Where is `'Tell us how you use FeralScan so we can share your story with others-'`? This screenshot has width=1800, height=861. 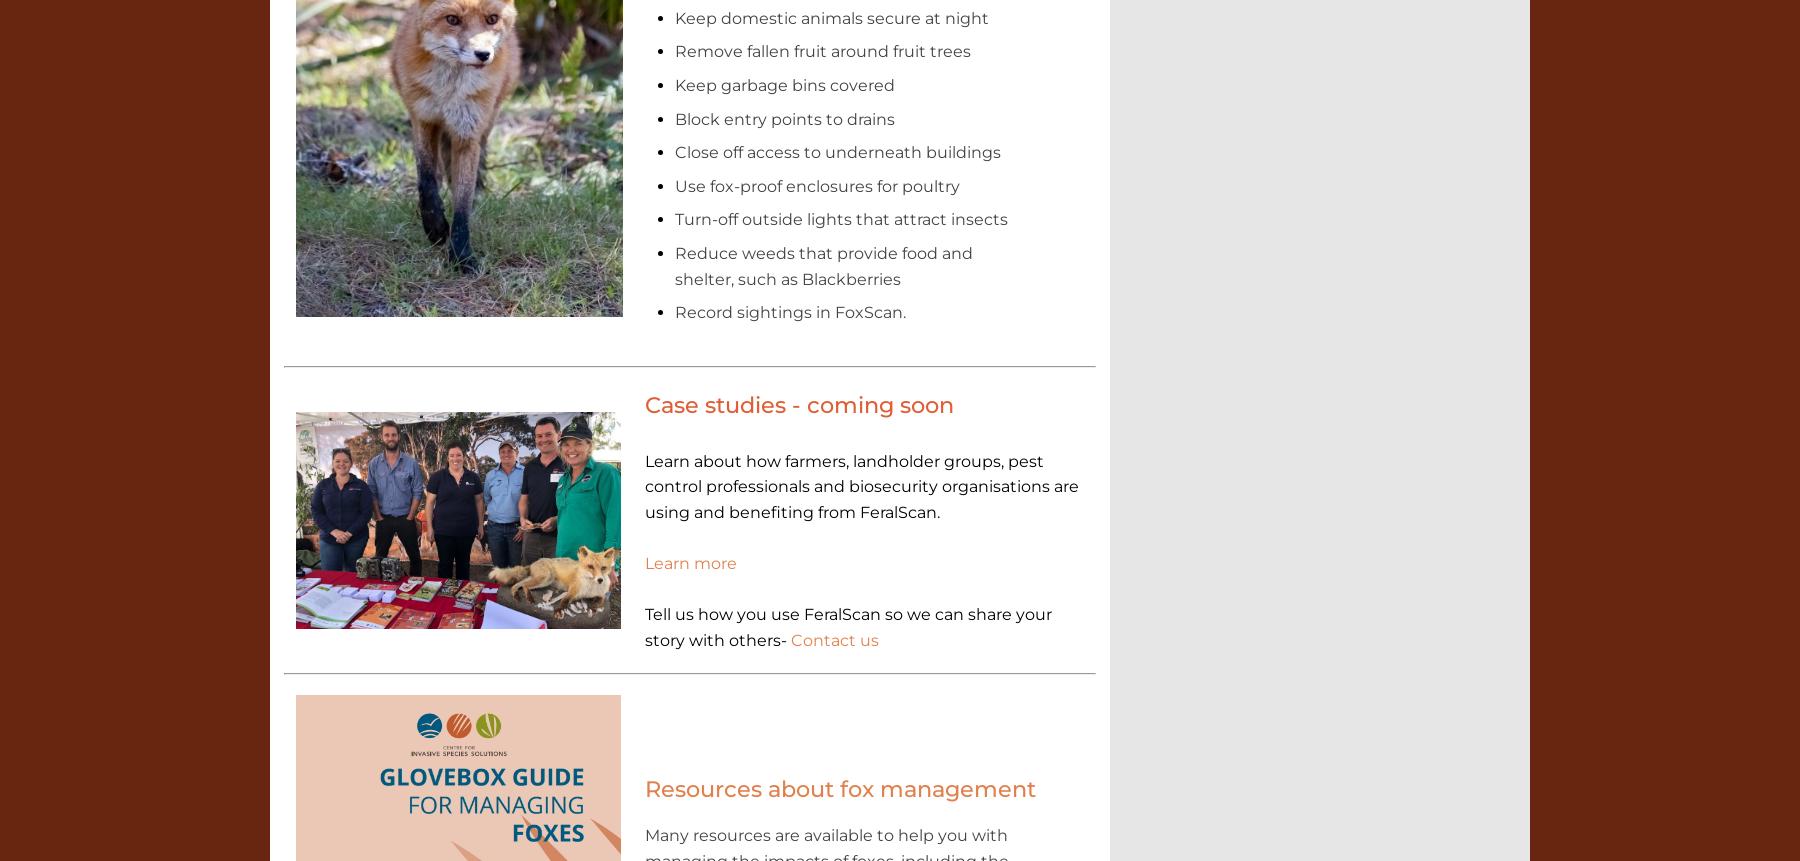
'Tell us how you use FeralScan so we can share your story with others-' is located at coordinates (847, 626).